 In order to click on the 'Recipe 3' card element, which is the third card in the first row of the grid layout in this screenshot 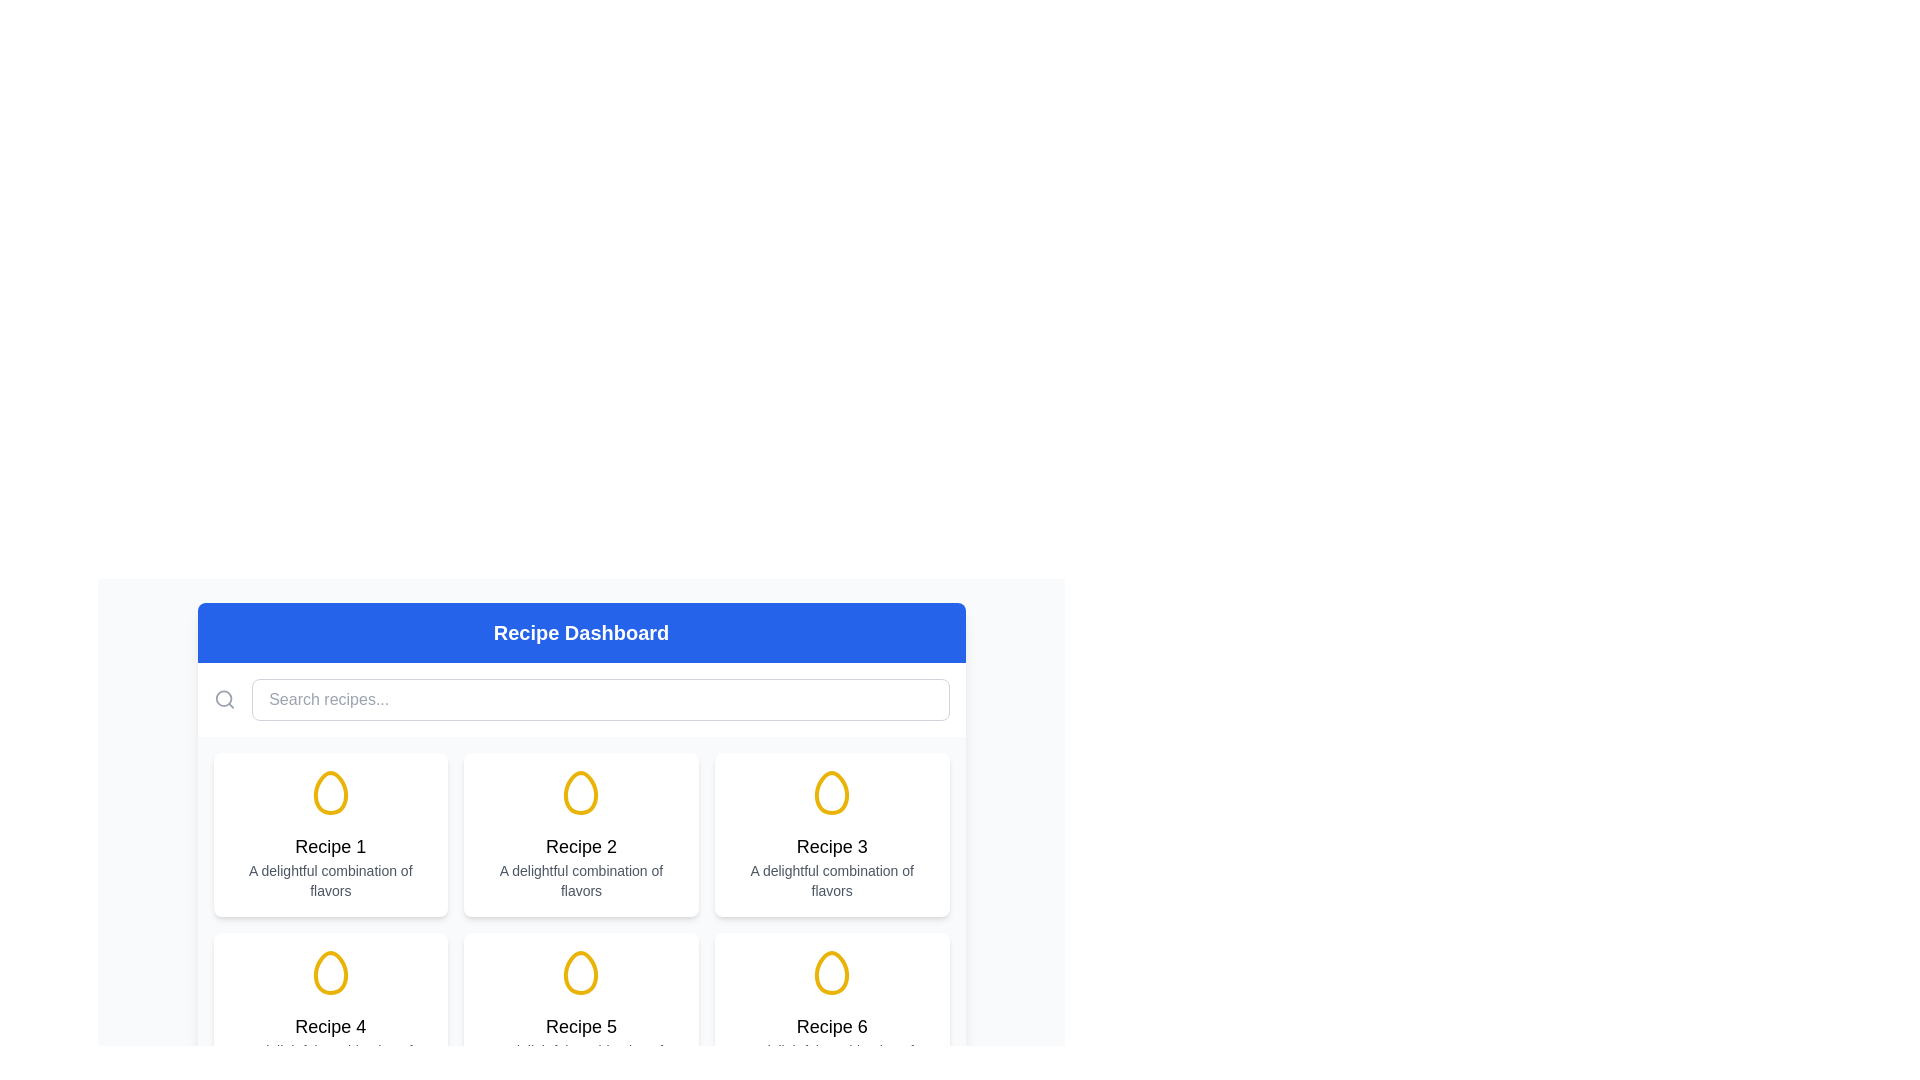, I will do `click(832, 834)`.